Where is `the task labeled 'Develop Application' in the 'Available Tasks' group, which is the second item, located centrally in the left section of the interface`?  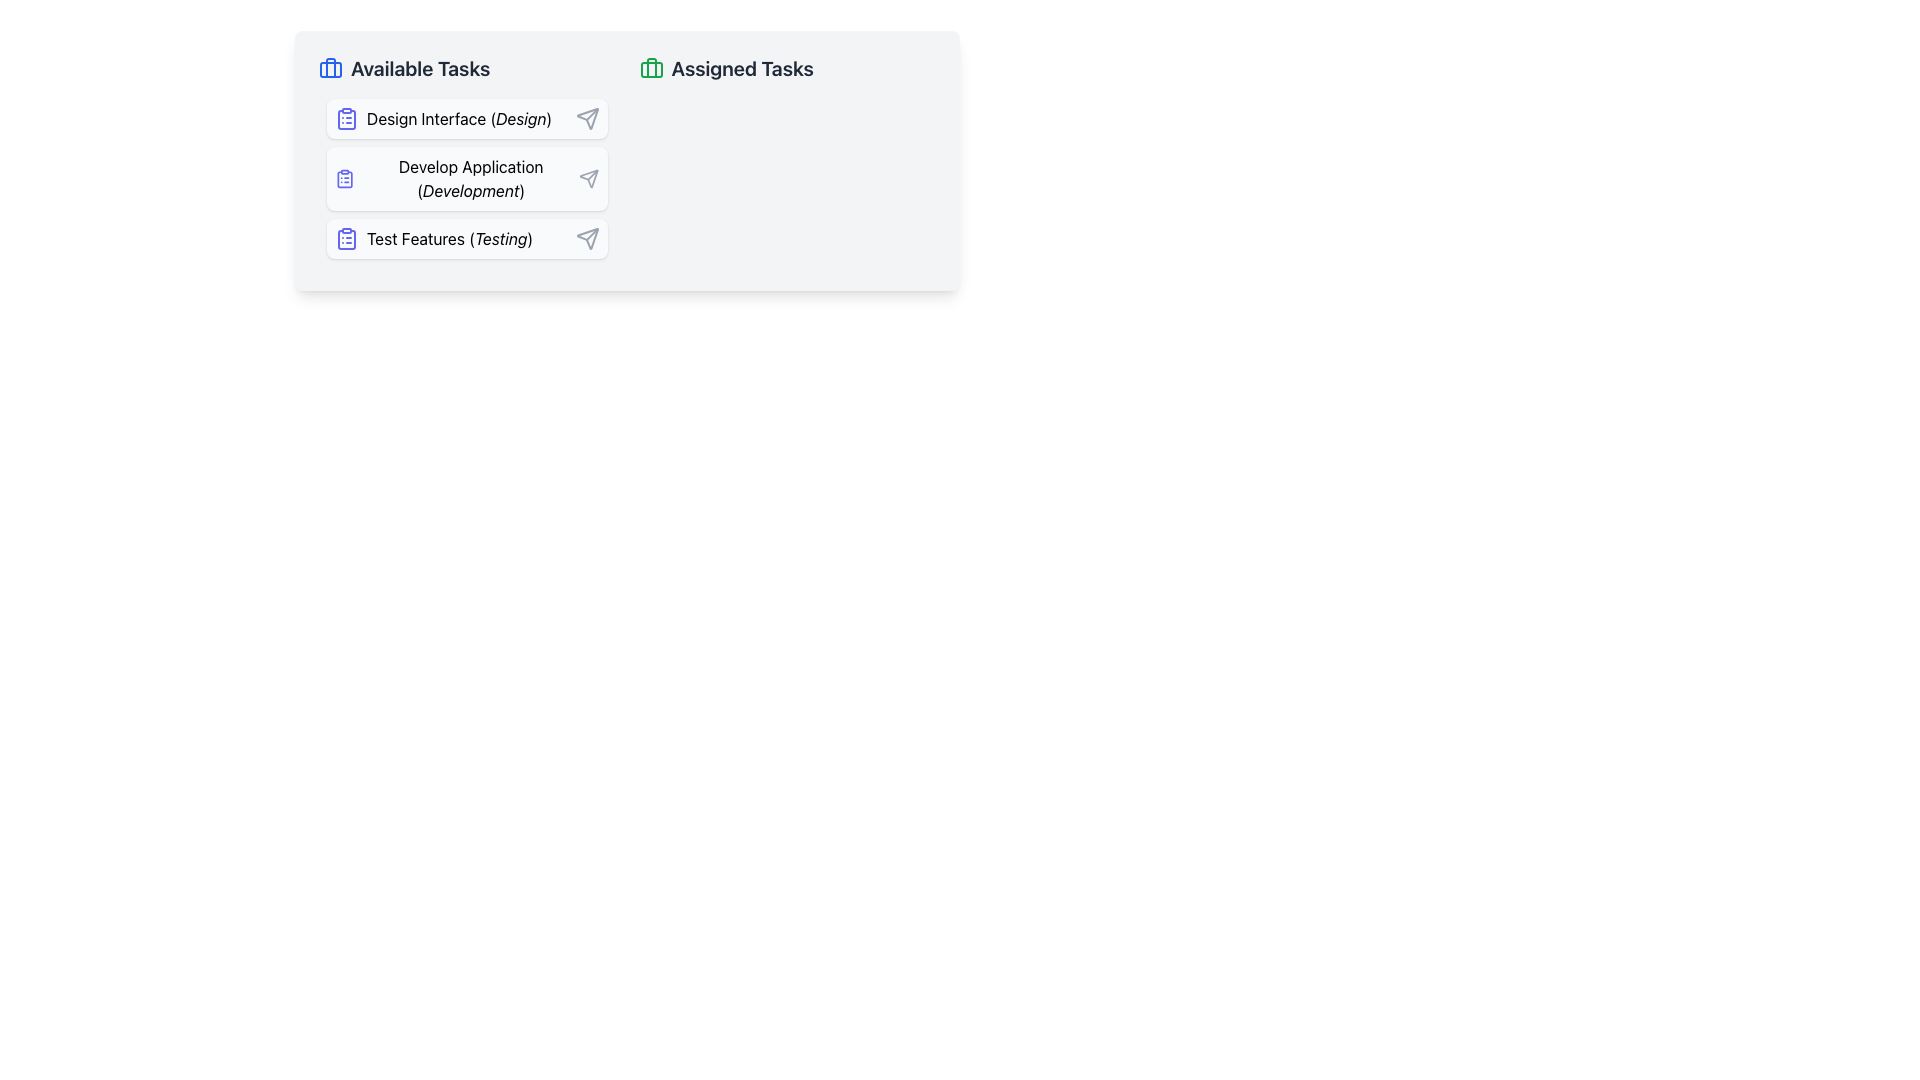 the task labeled 'Develop Application' in the 'Available Tasks' group, which is the second item, located centrally in the left section of the interface is located at coordinates (456, 177).